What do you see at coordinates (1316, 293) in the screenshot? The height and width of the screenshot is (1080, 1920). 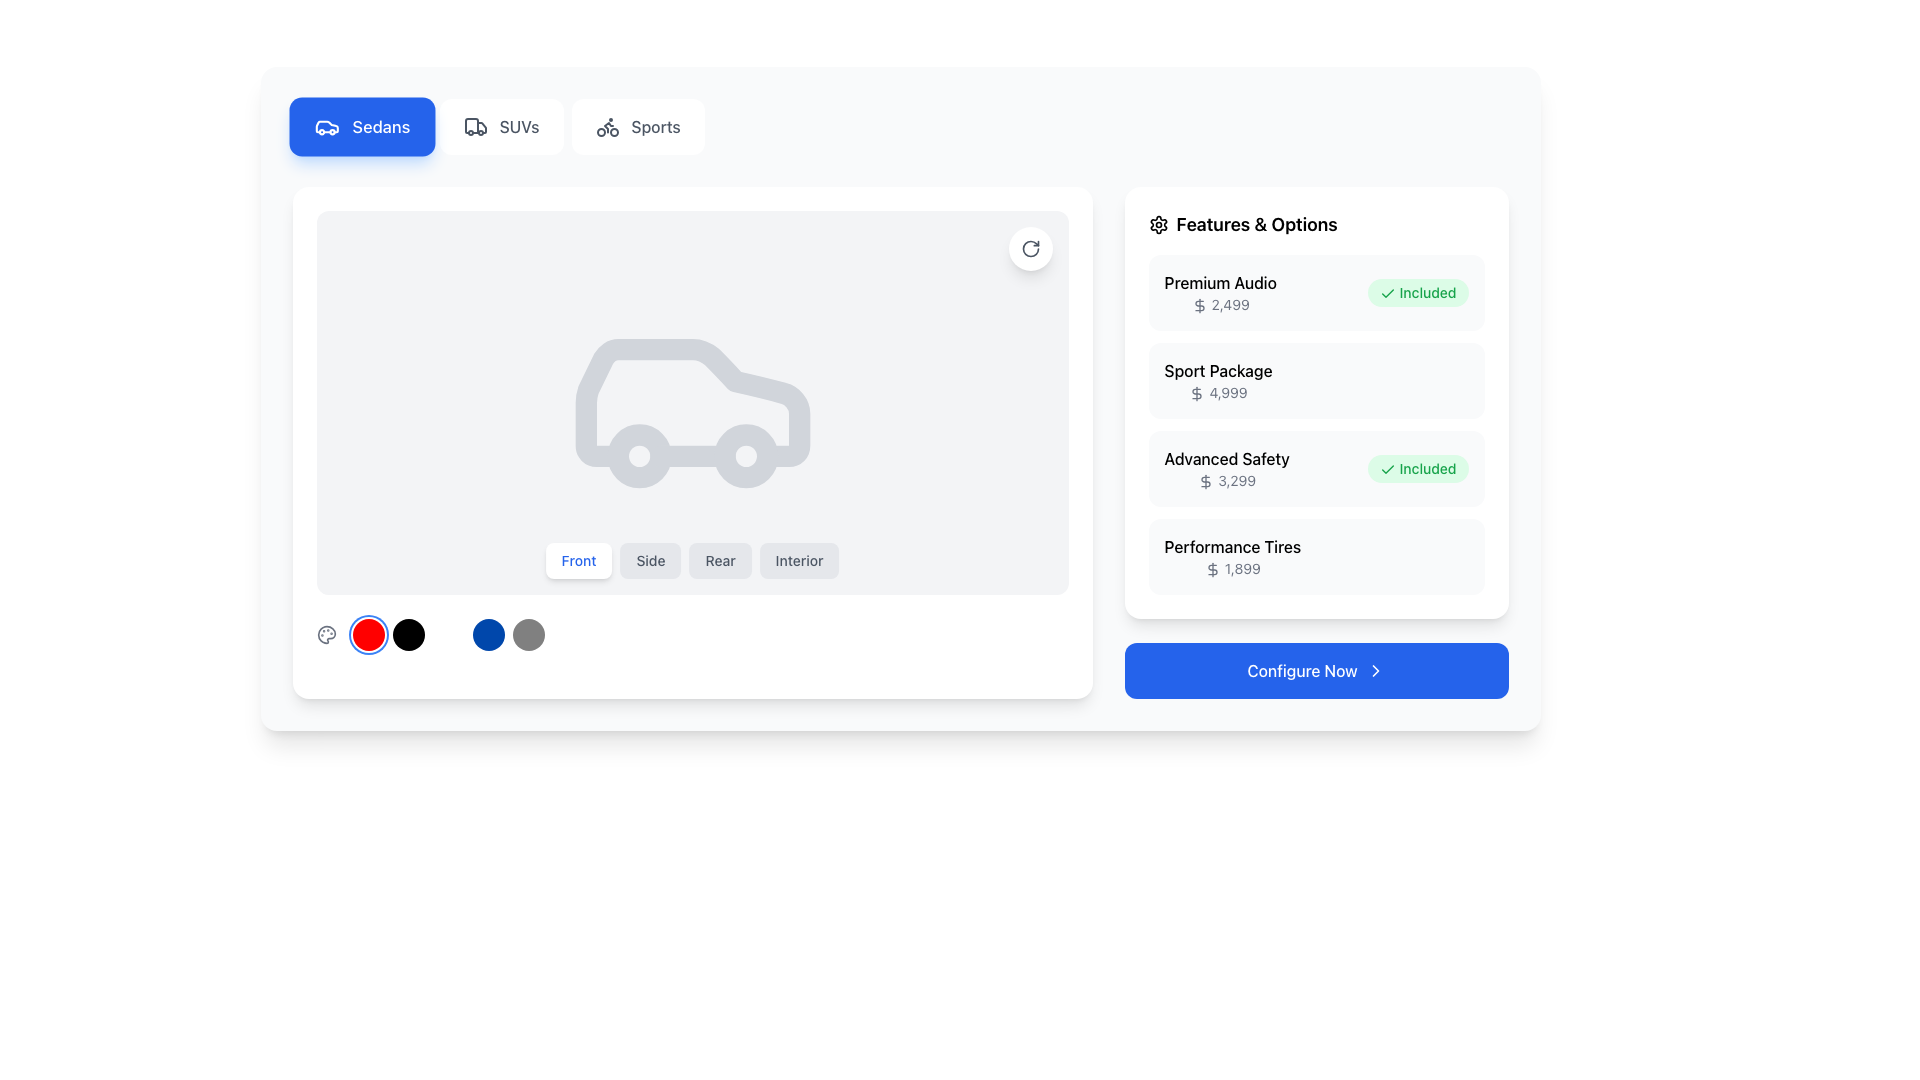 I see `the 'Premium Audio' feature card, which is the first element in the 'Features & Options' section, located at the top right of the interface` at bounding box center [1316, 293].